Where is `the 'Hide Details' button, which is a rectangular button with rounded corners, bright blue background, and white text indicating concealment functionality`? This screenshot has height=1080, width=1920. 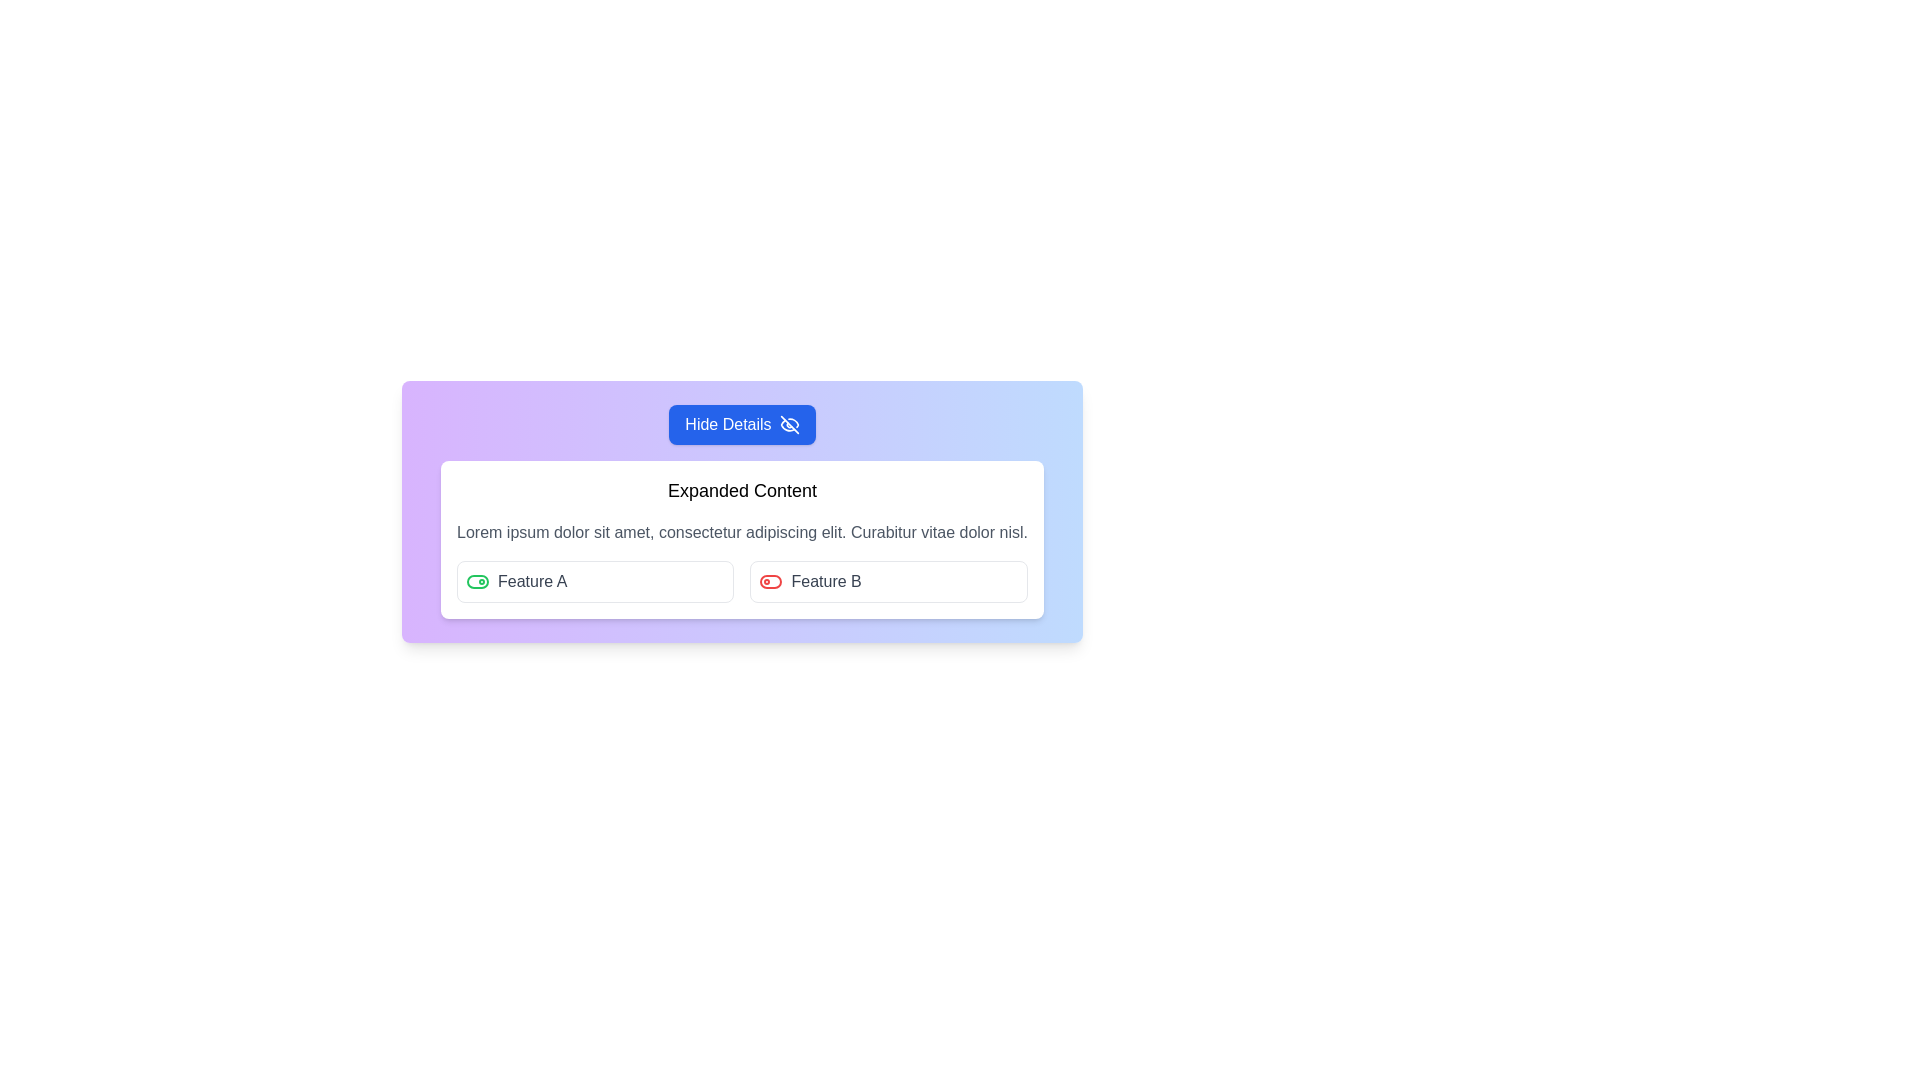
the 'Hide Details' button, which is a rectangular button with rounded corners, bright blue background, and white text indicating concealment functionality is located at coordinates (741, 423).